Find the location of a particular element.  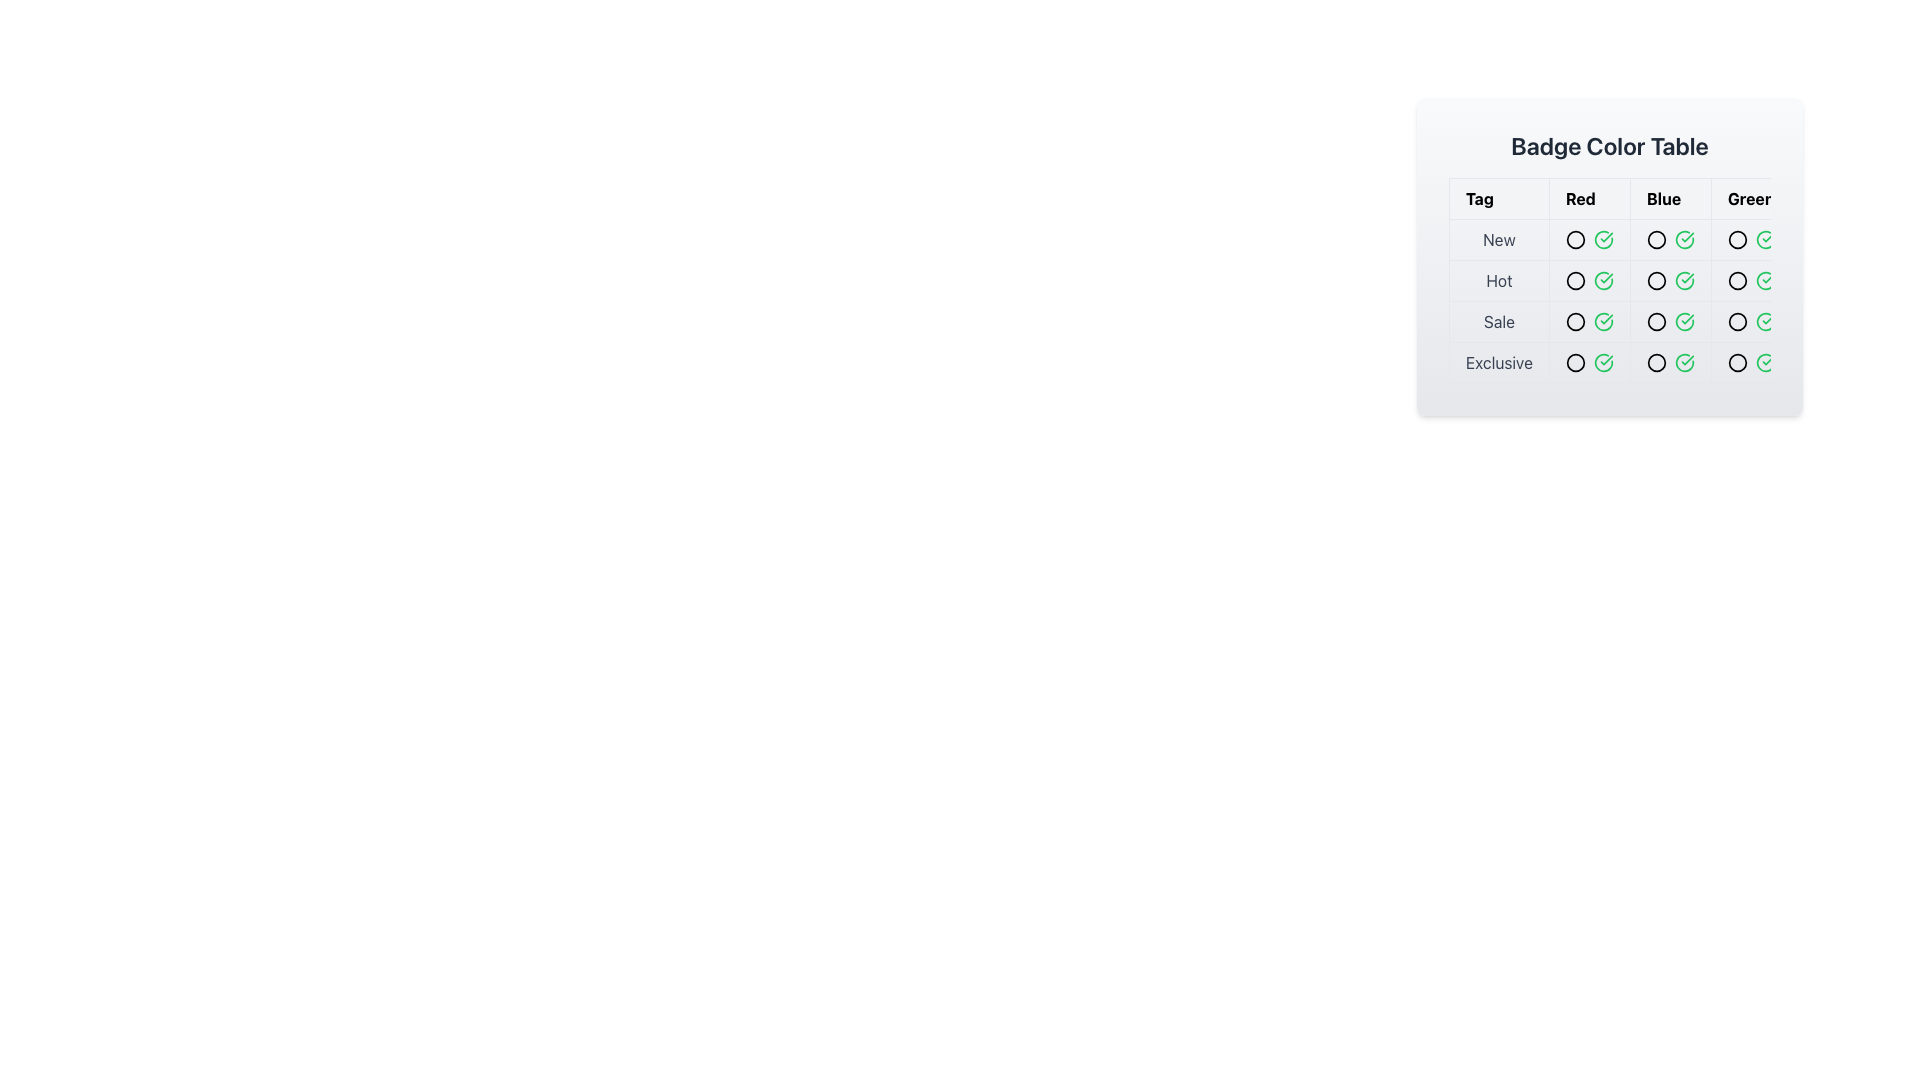

the Table Header Cell that labels the 'Blue' column, positioned between the 'Red' and 'Green' headers is located at coordinates (1670, 199).